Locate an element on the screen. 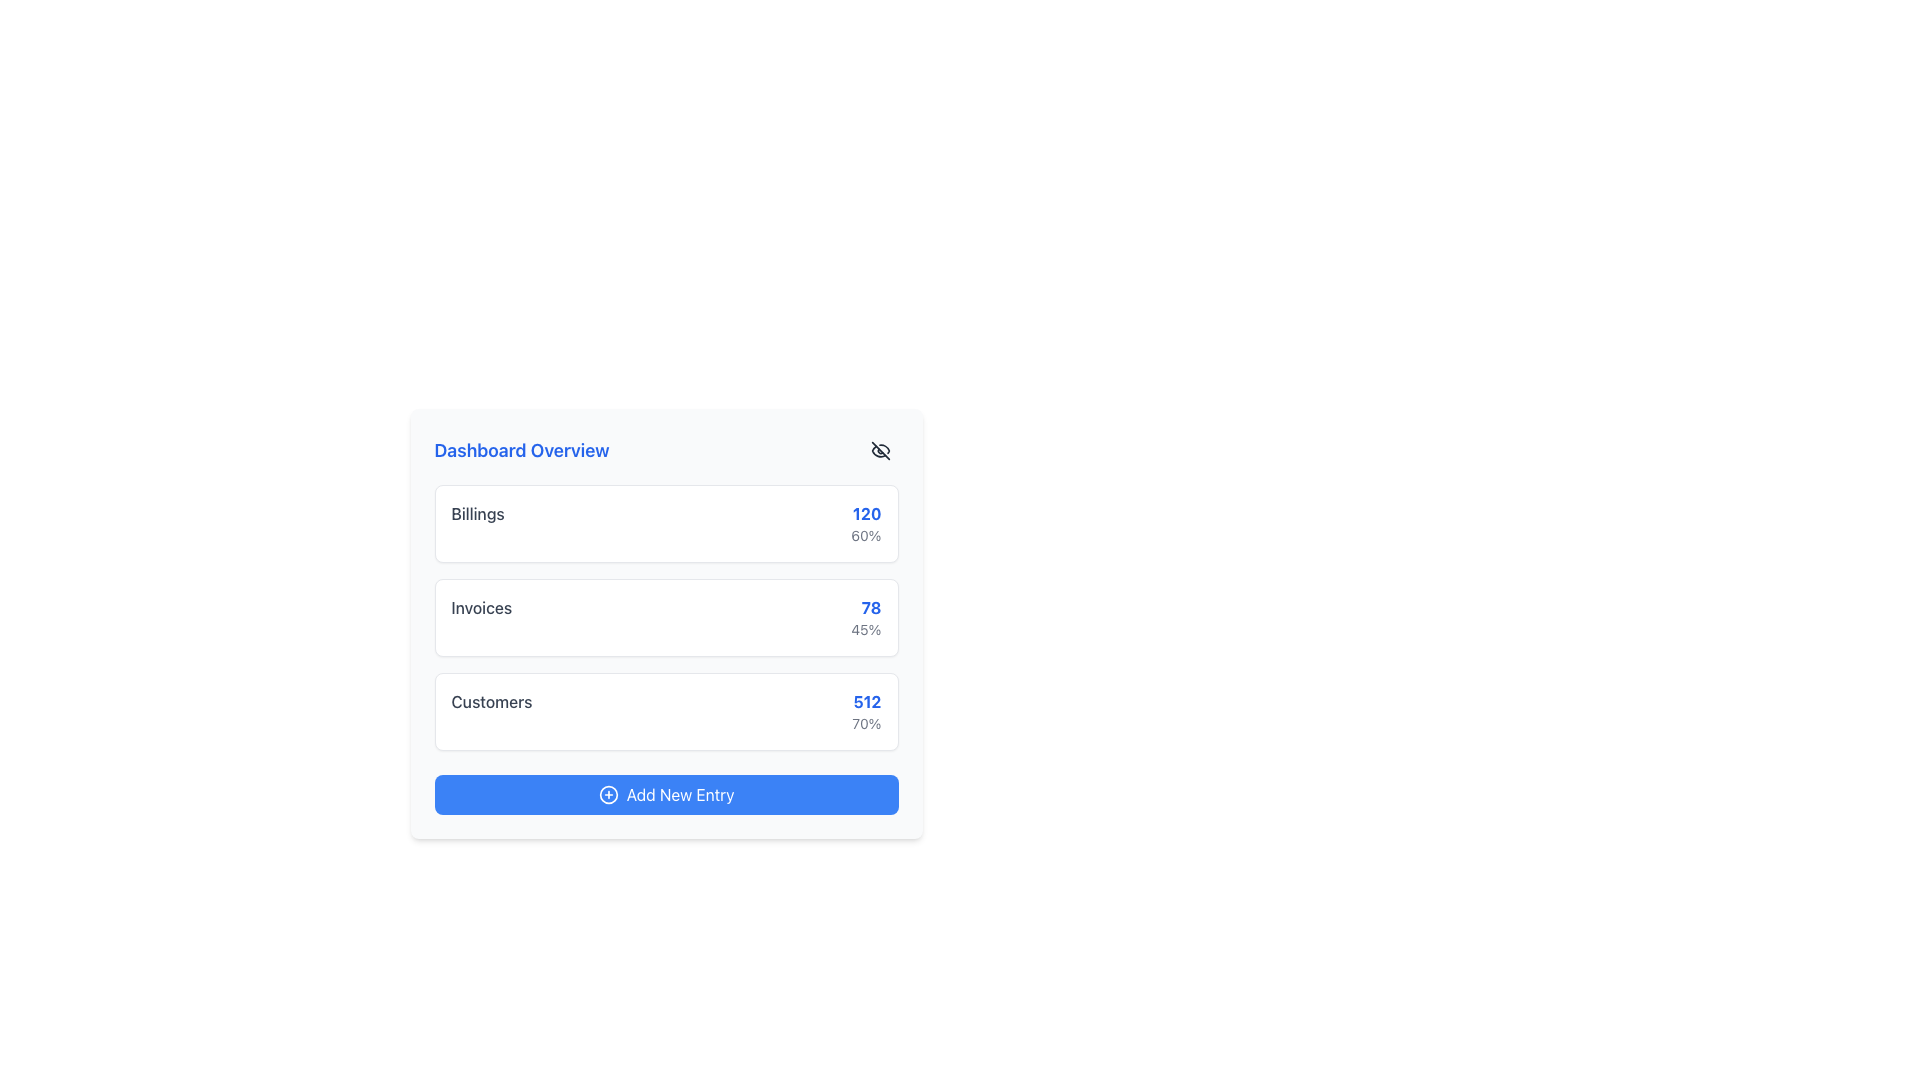 The height and width of the screenshot is (1080, 1920). the circular icon within the 'Add New Entry' button at the bottom of the card layout is located at coordinates (607, 793).